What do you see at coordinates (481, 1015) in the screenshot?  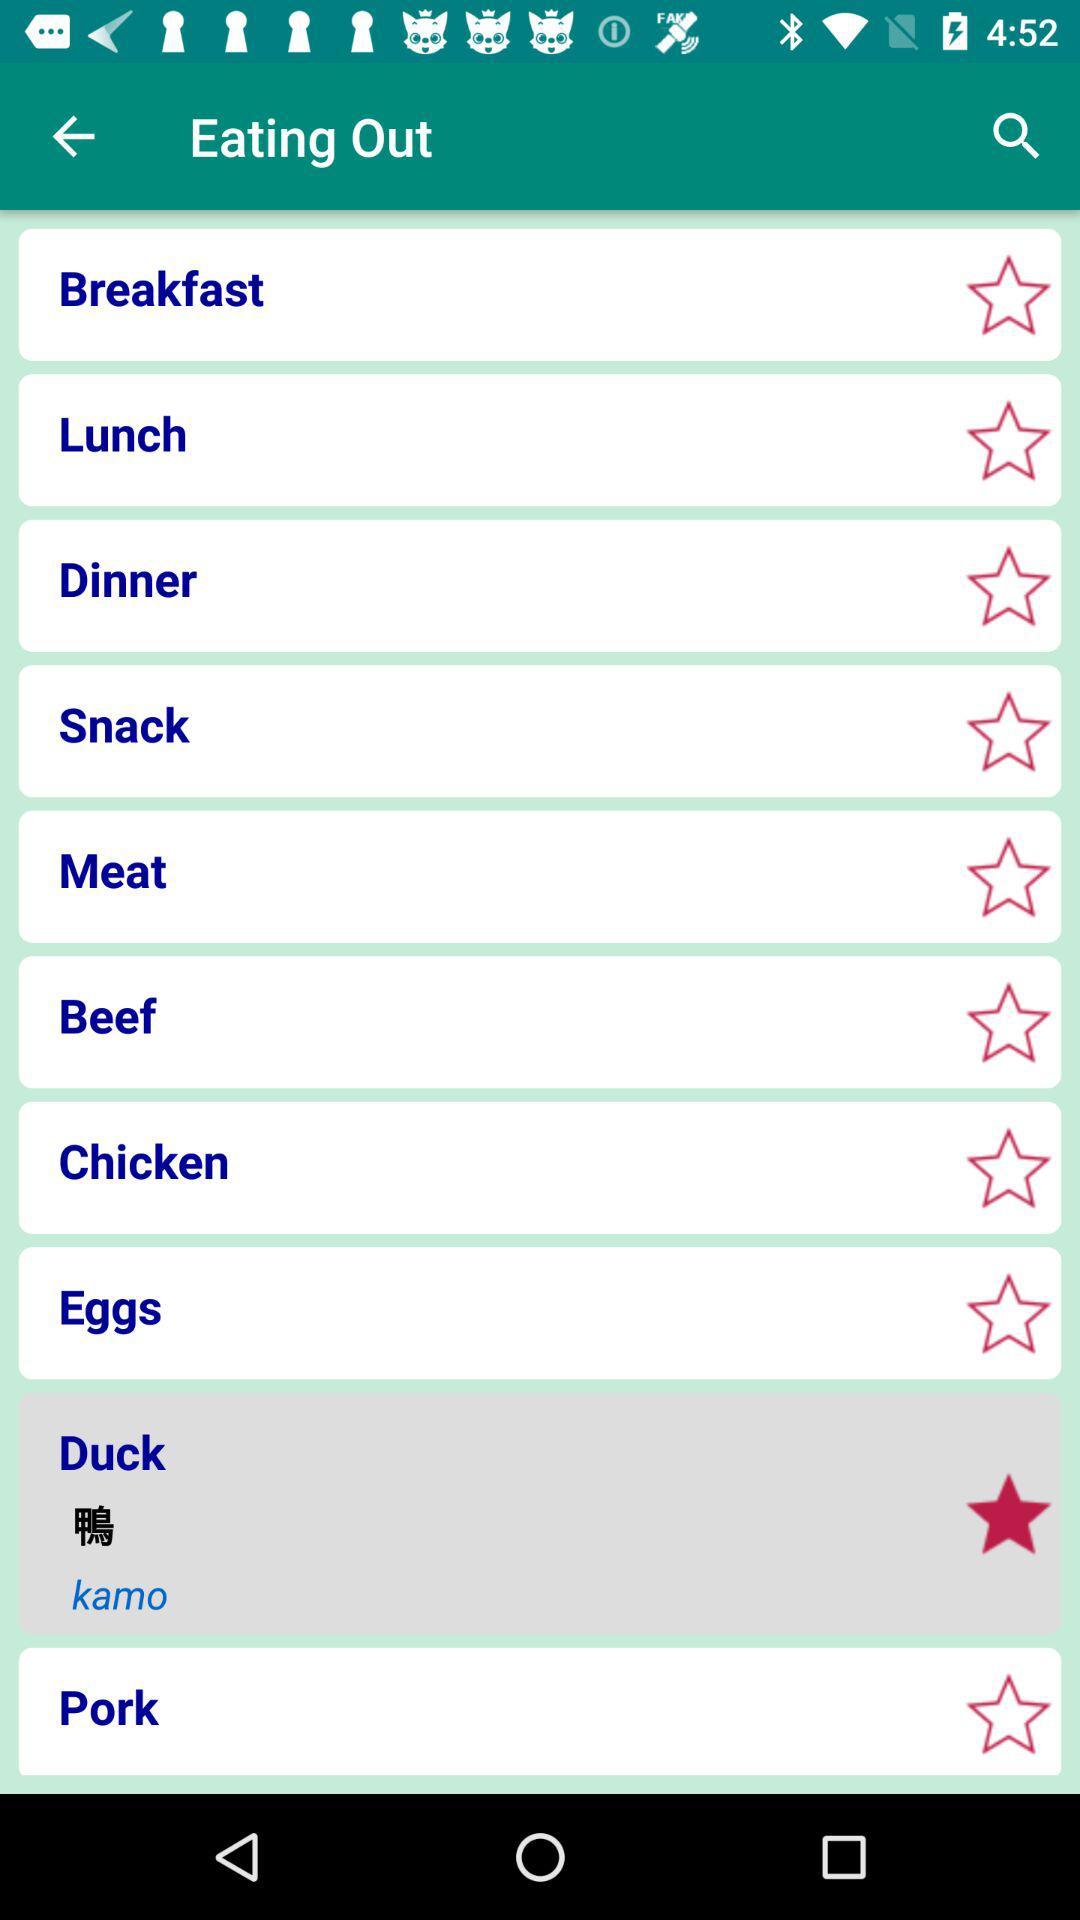 I see `beef item` at bounding box center [481, 1015].